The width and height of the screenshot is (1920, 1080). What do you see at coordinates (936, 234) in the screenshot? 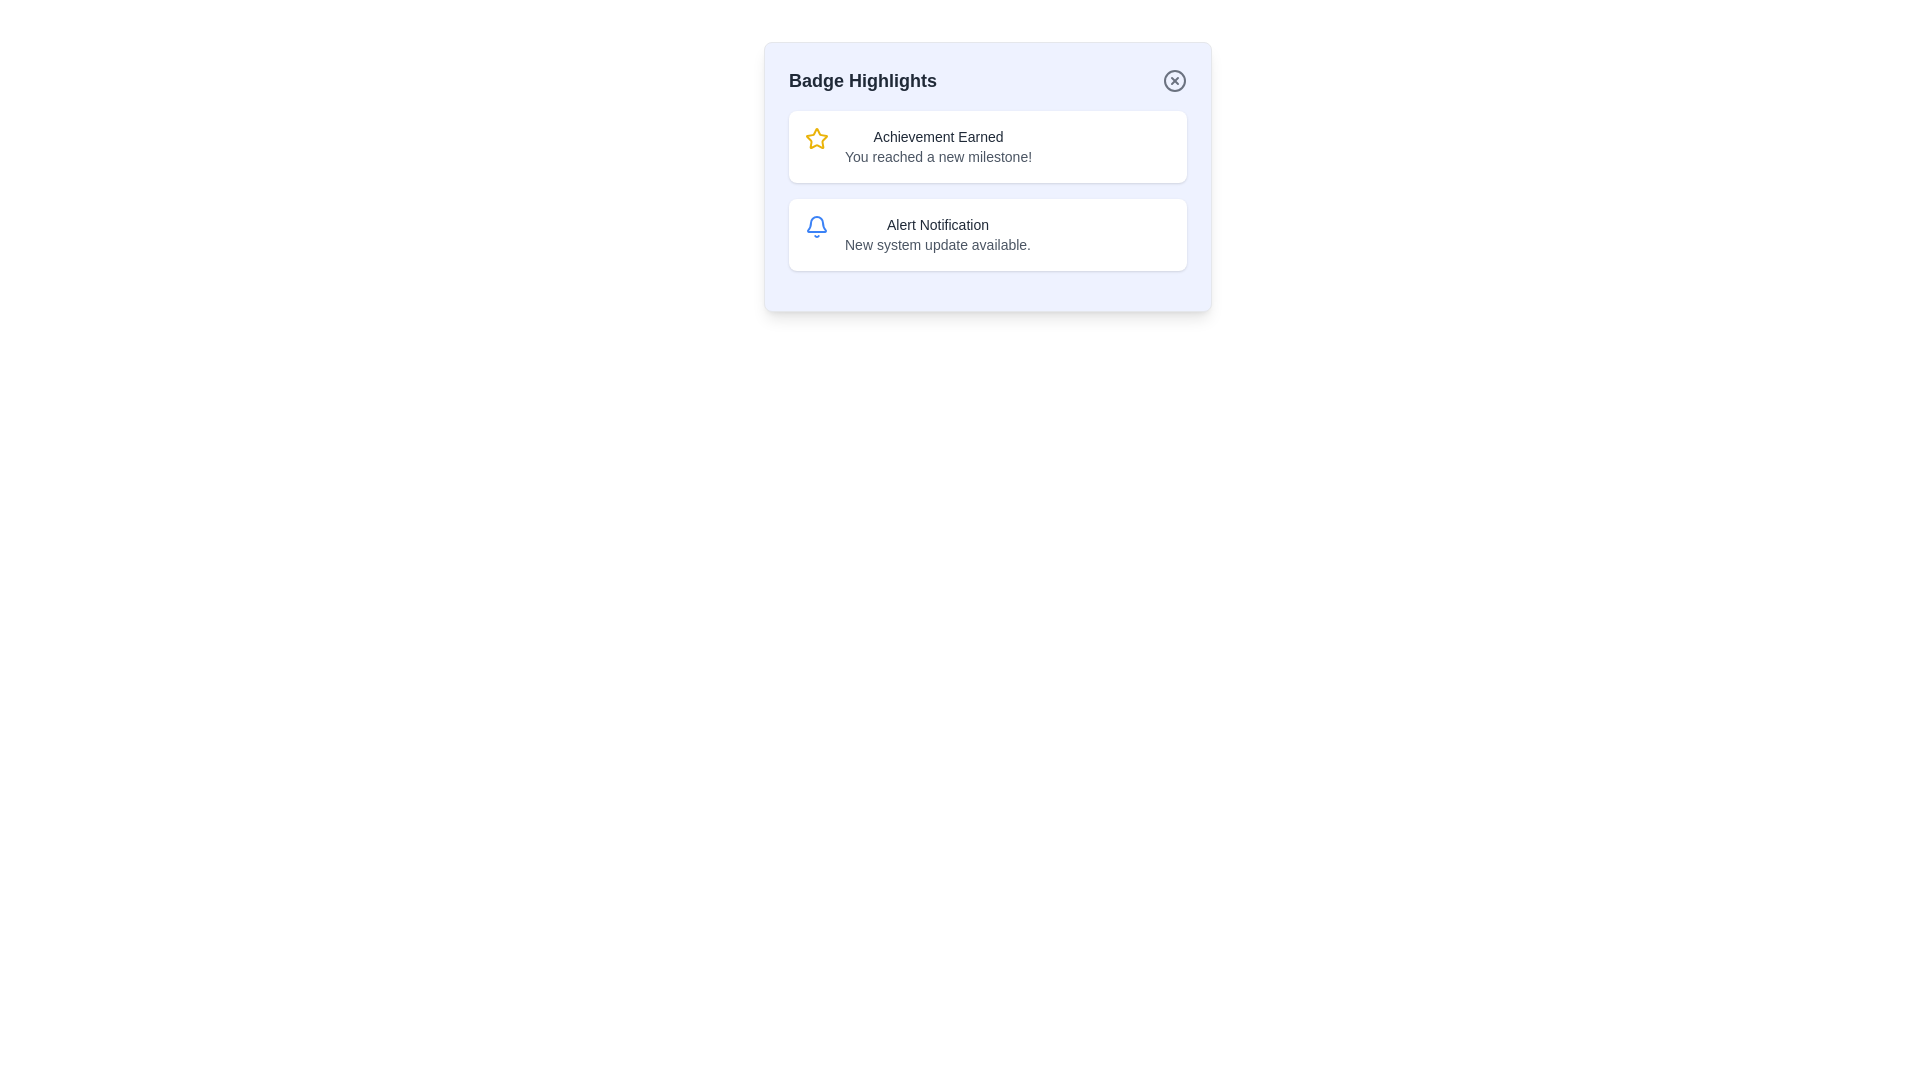
I see `text notification about the new system update, which is the second entry in the 'Badge Highlights' section` at bounding box center [936, 234].